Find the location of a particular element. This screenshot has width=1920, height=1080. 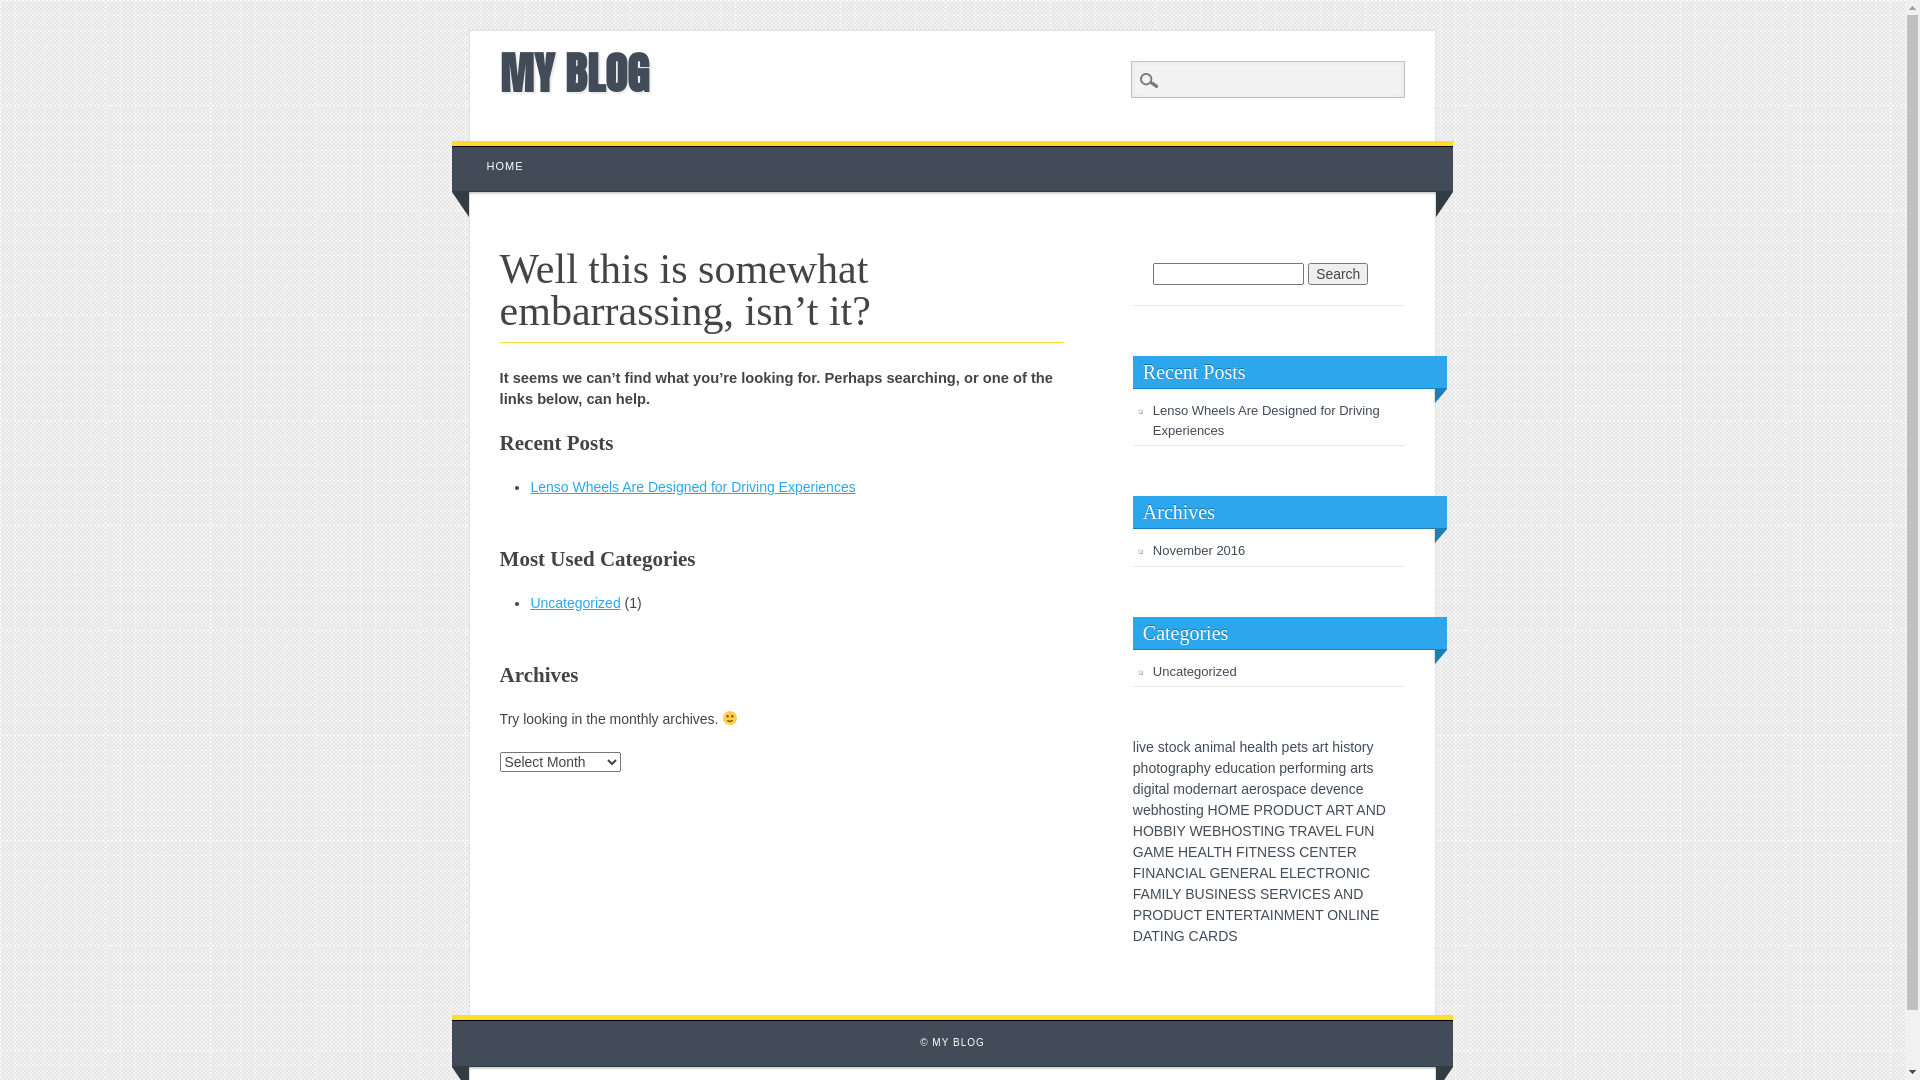

'g' is located at coordinates (1339, 766).